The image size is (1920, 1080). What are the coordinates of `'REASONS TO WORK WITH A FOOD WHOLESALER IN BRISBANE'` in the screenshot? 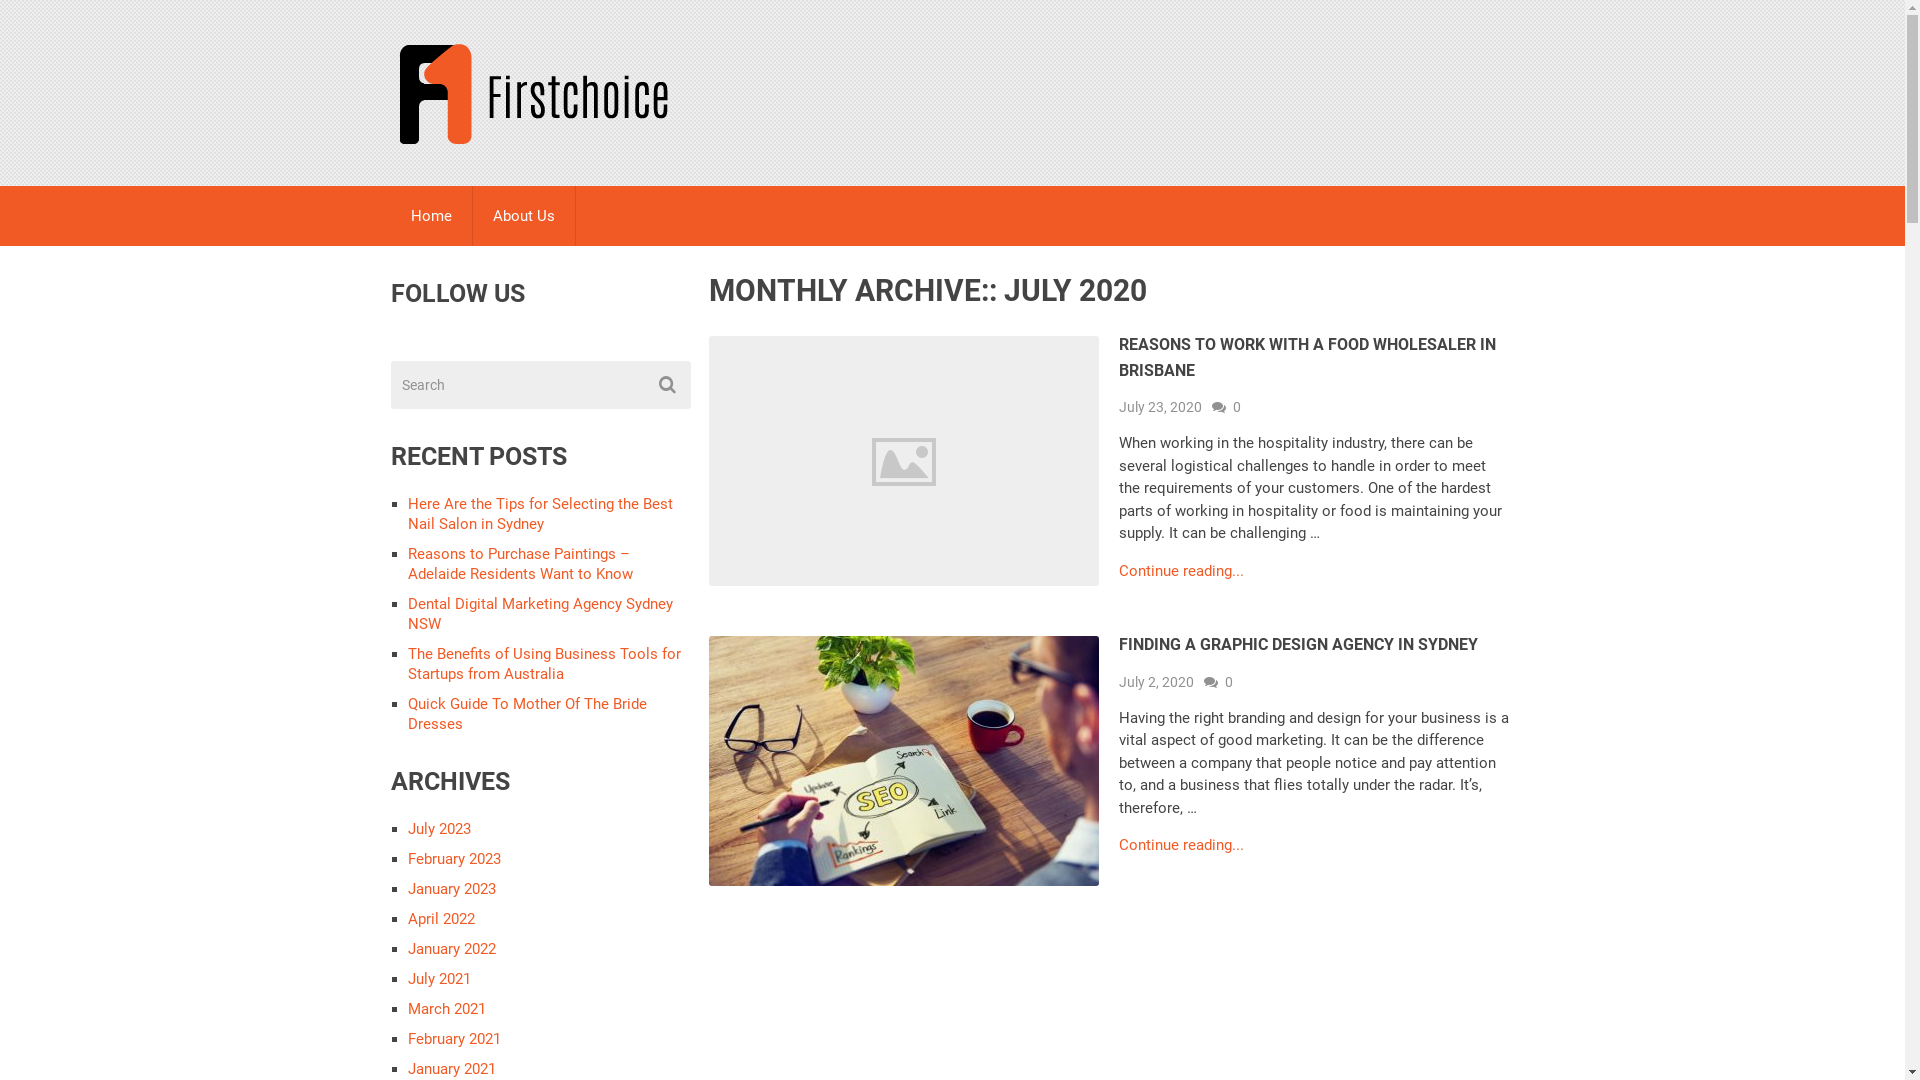 It's located at (1307, 356).